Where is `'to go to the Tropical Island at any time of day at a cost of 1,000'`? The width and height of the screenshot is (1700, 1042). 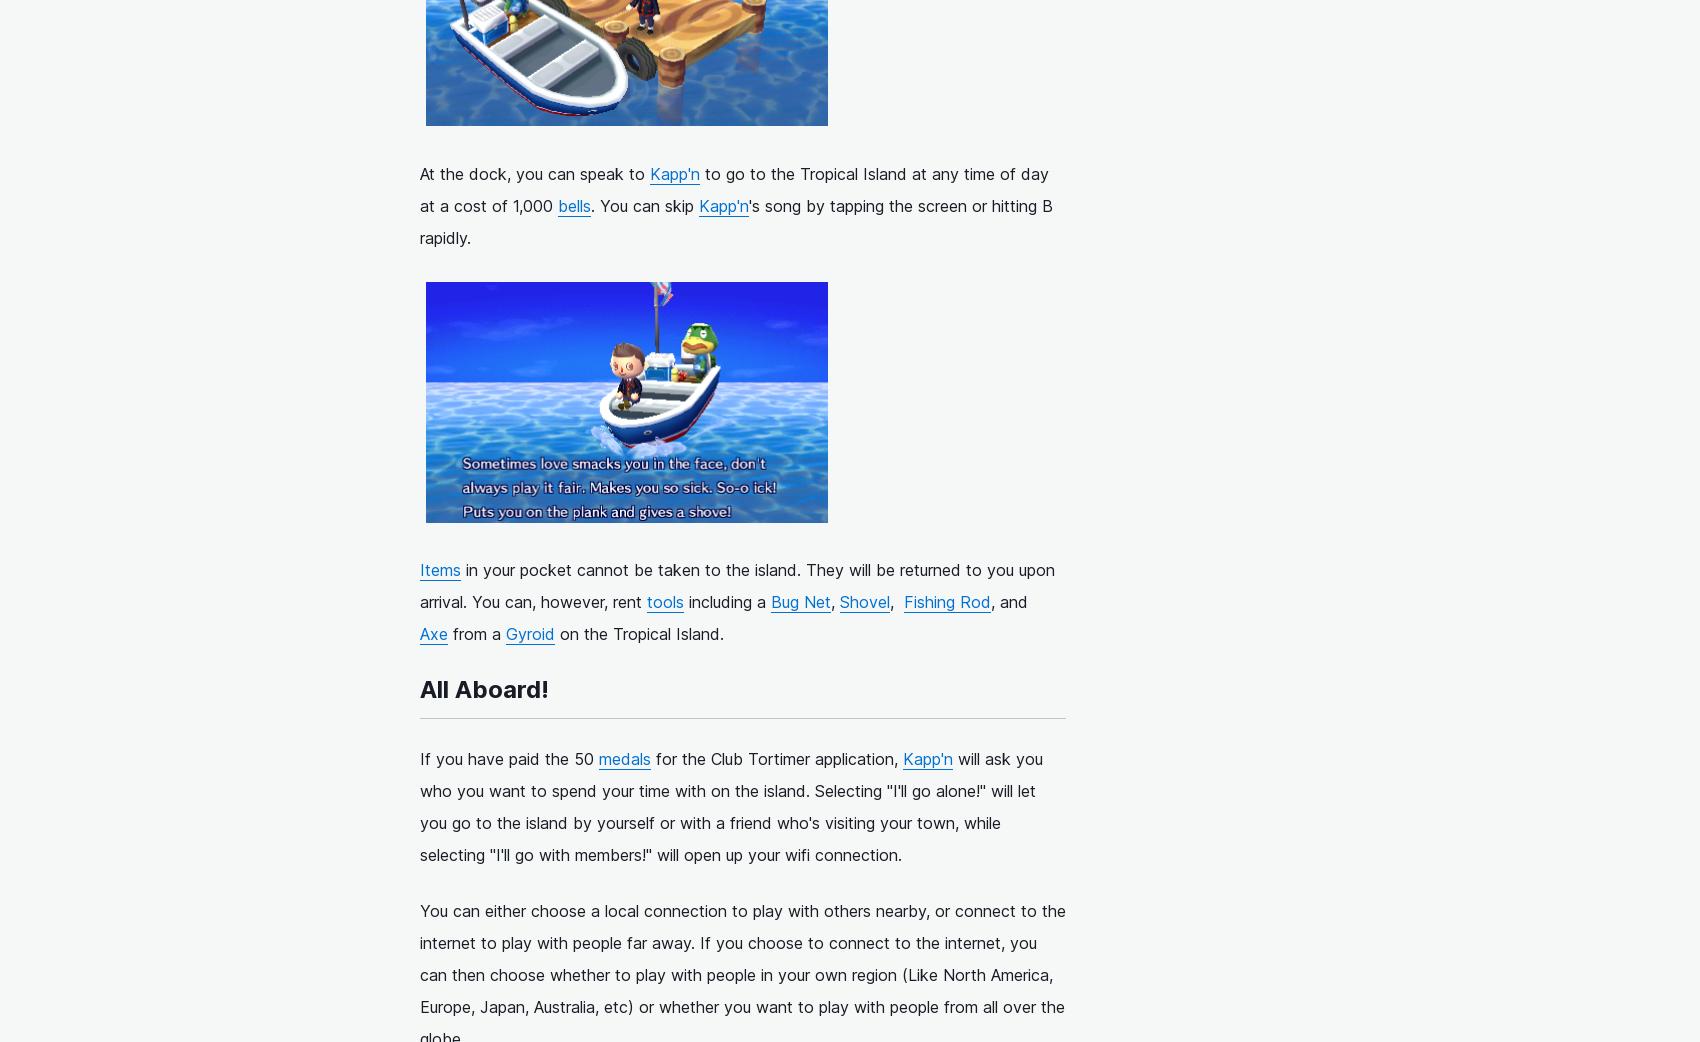 'to go to the Tropical Island at any time of day at a cost of 1,000' is located at coordinates (734, 188).